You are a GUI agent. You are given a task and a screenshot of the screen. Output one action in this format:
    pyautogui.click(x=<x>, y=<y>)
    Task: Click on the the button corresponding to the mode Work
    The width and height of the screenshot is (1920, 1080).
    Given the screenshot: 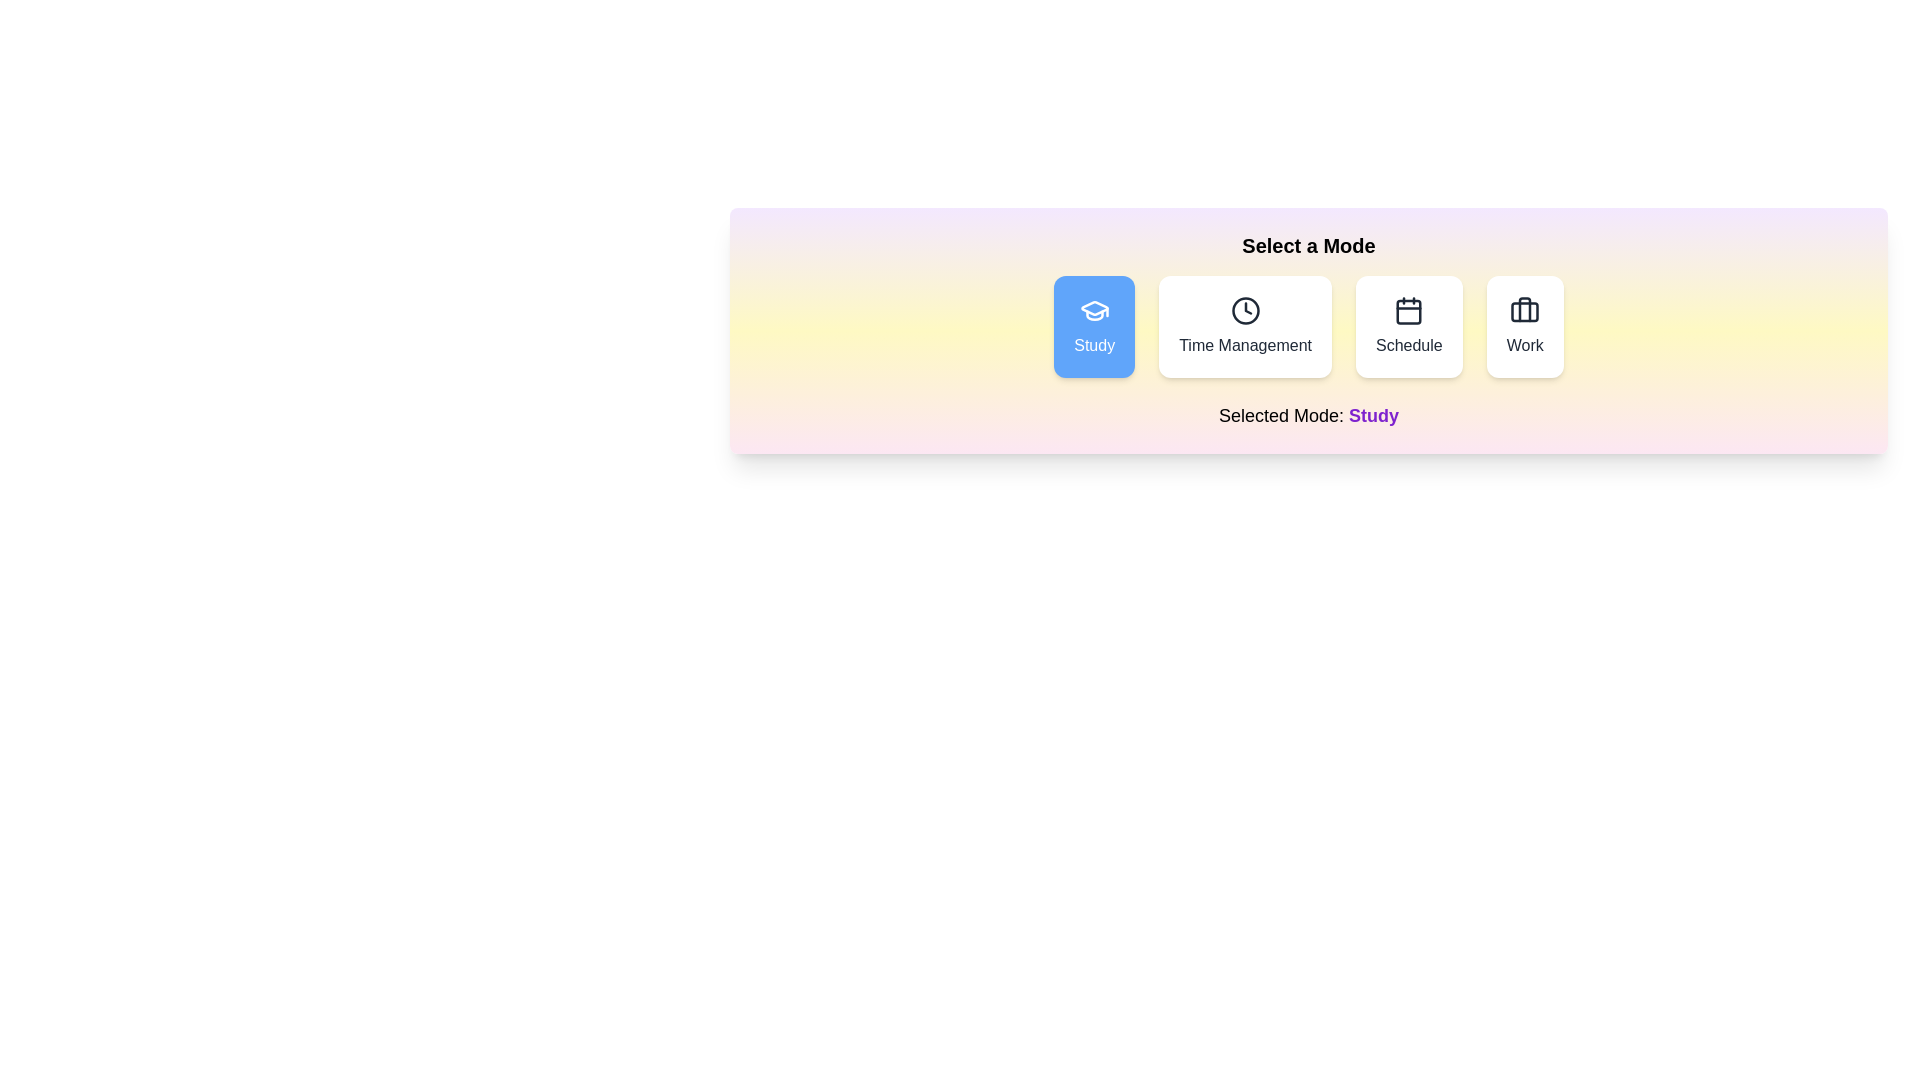 What is the action you would take?
    pyautogui.click(x=1524, y=326)
    